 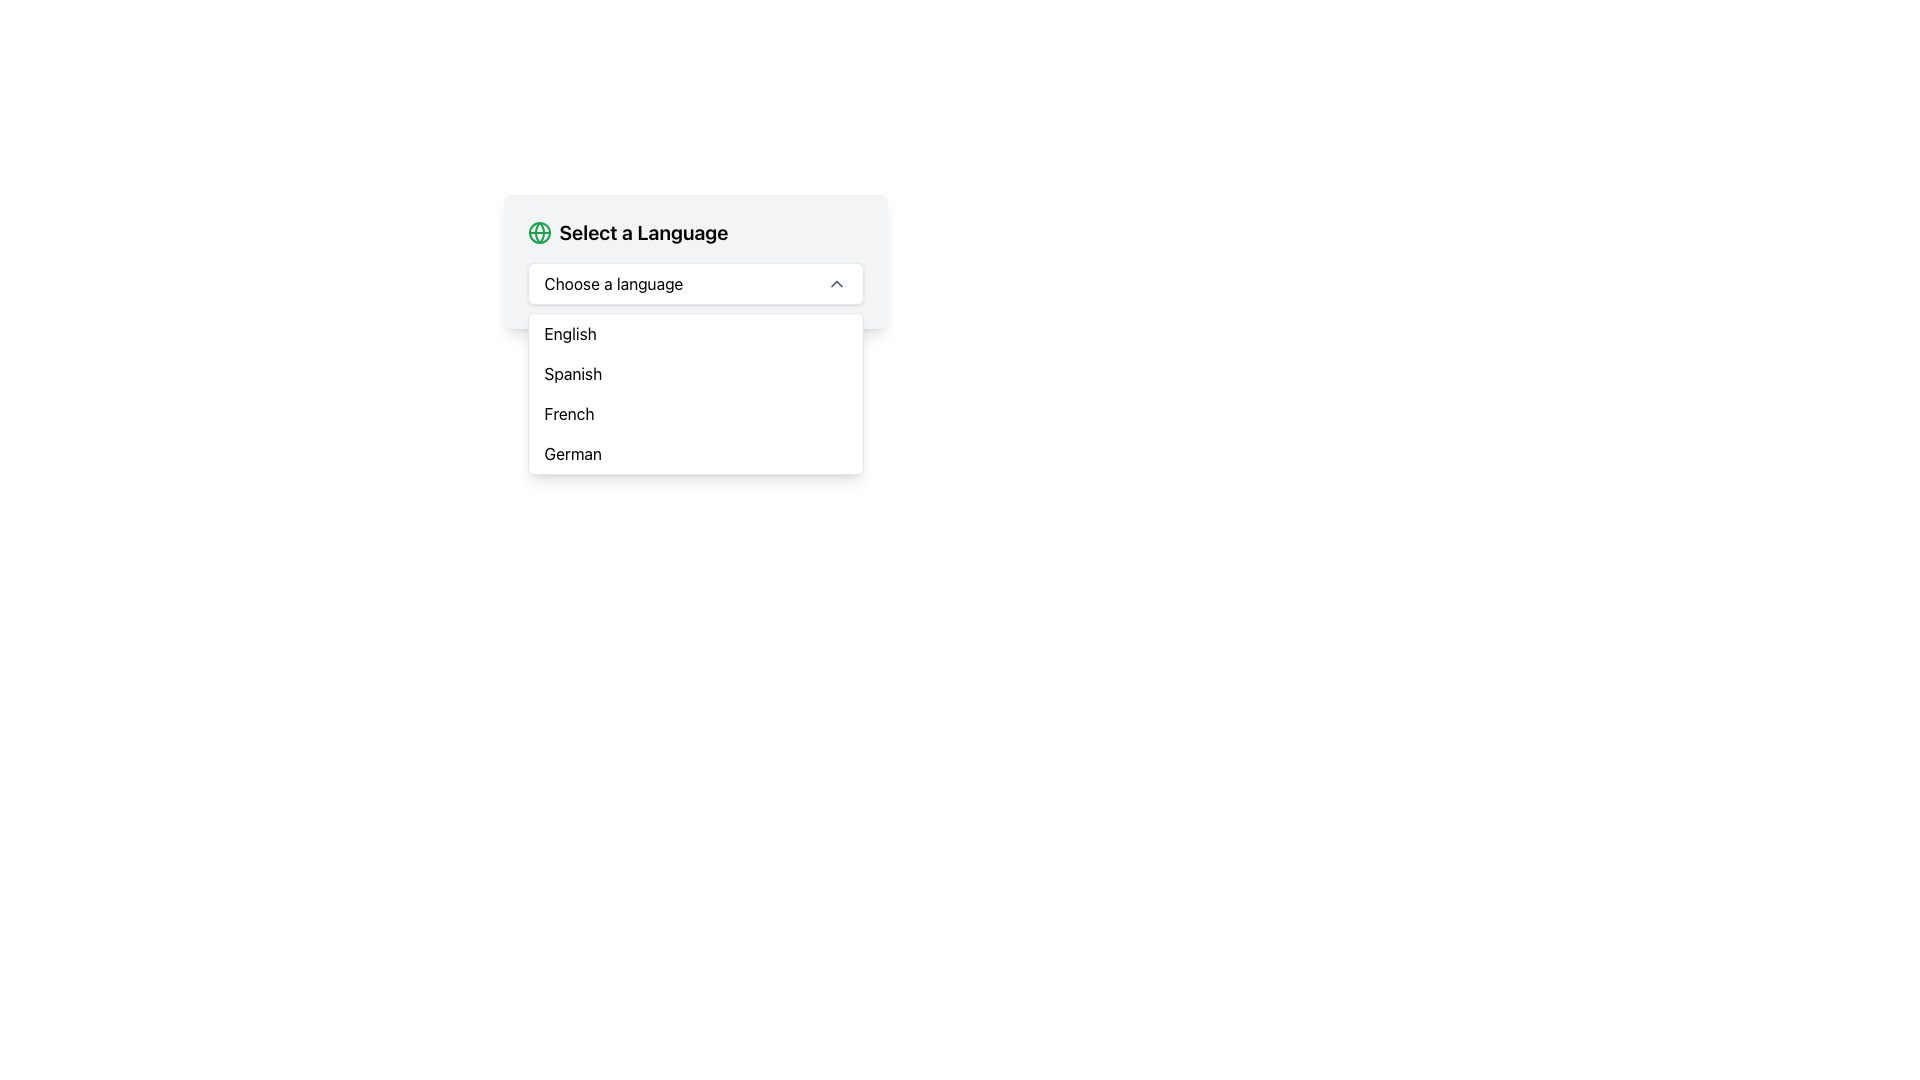 What do you see at coordinates (695, 284) in the screenshot?
I see `the 'Choose a language' dropdown menu` at bounding box center [695, 284].